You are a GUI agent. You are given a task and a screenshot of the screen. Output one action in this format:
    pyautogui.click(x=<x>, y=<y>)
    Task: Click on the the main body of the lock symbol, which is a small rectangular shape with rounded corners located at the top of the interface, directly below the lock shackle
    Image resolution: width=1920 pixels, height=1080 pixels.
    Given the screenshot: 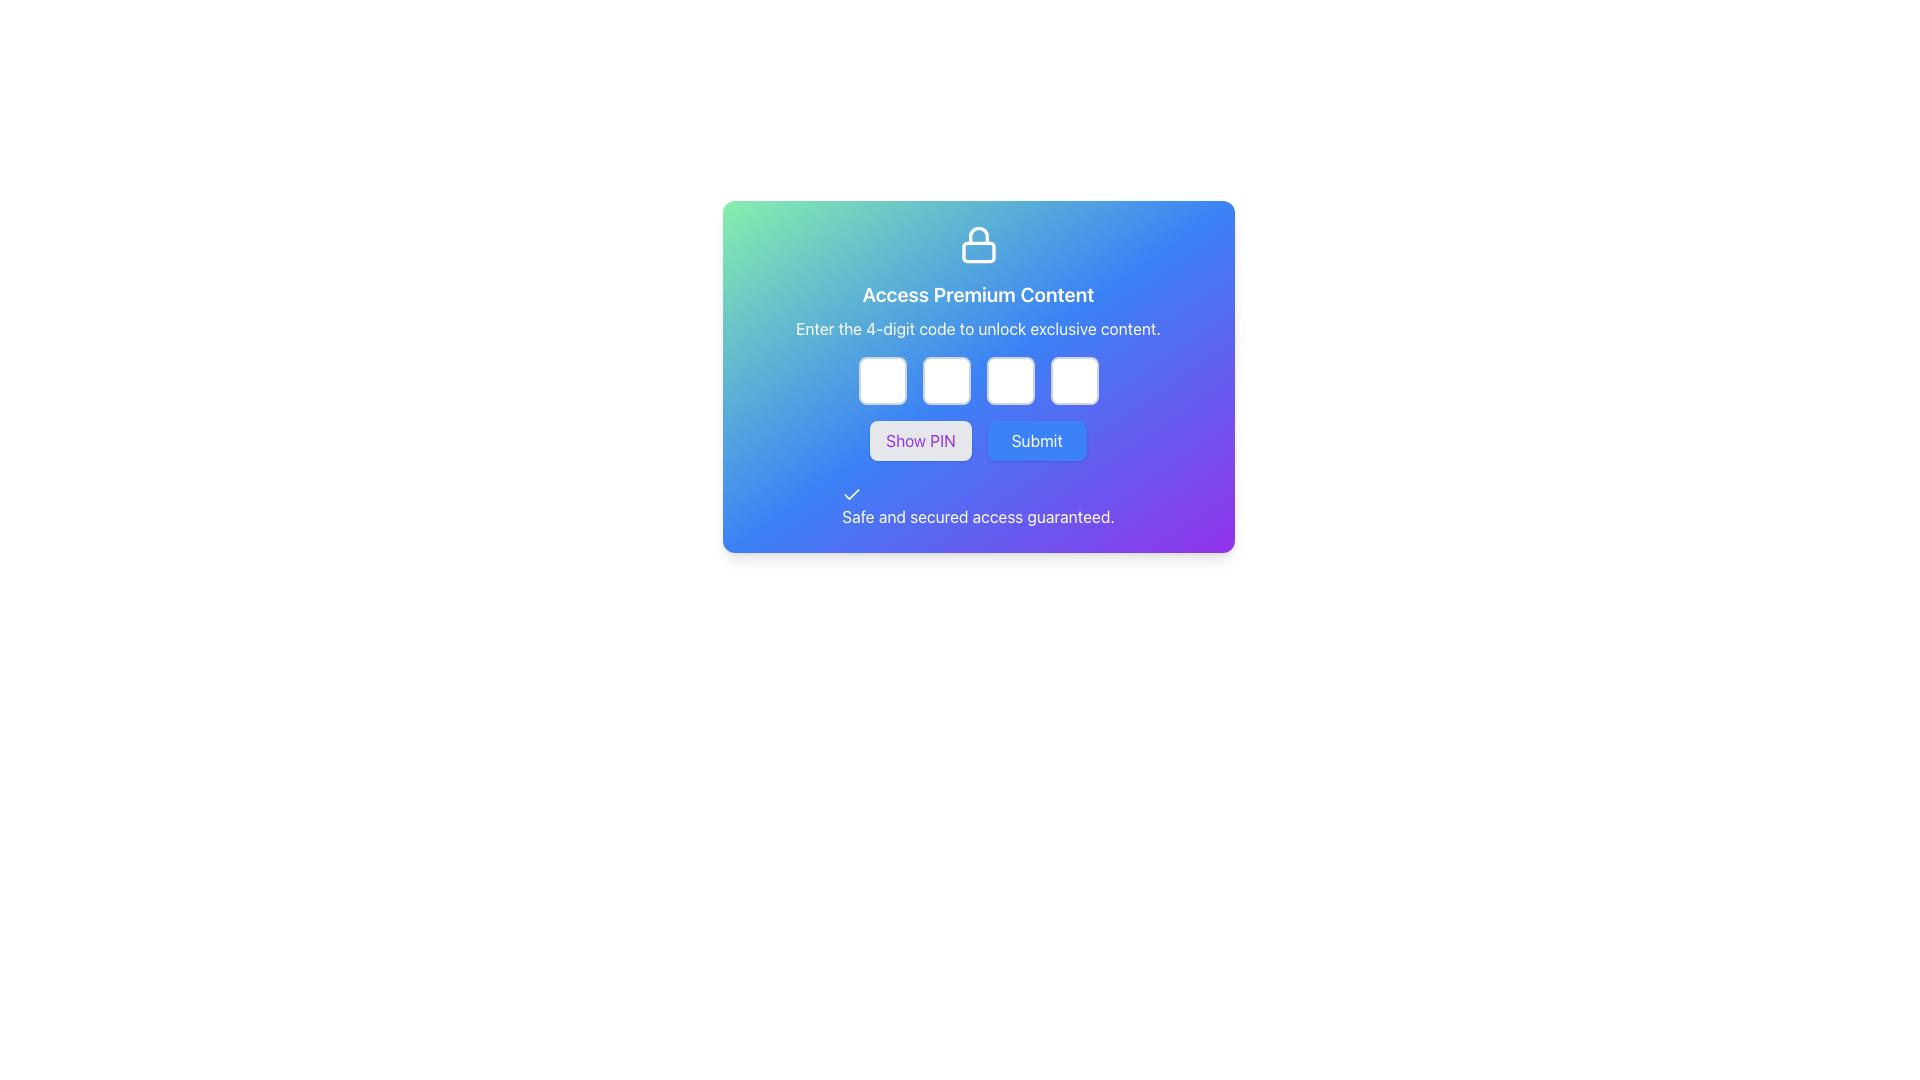 What is the action you would take?
    pyautogui.click(x=978, y=251)
    